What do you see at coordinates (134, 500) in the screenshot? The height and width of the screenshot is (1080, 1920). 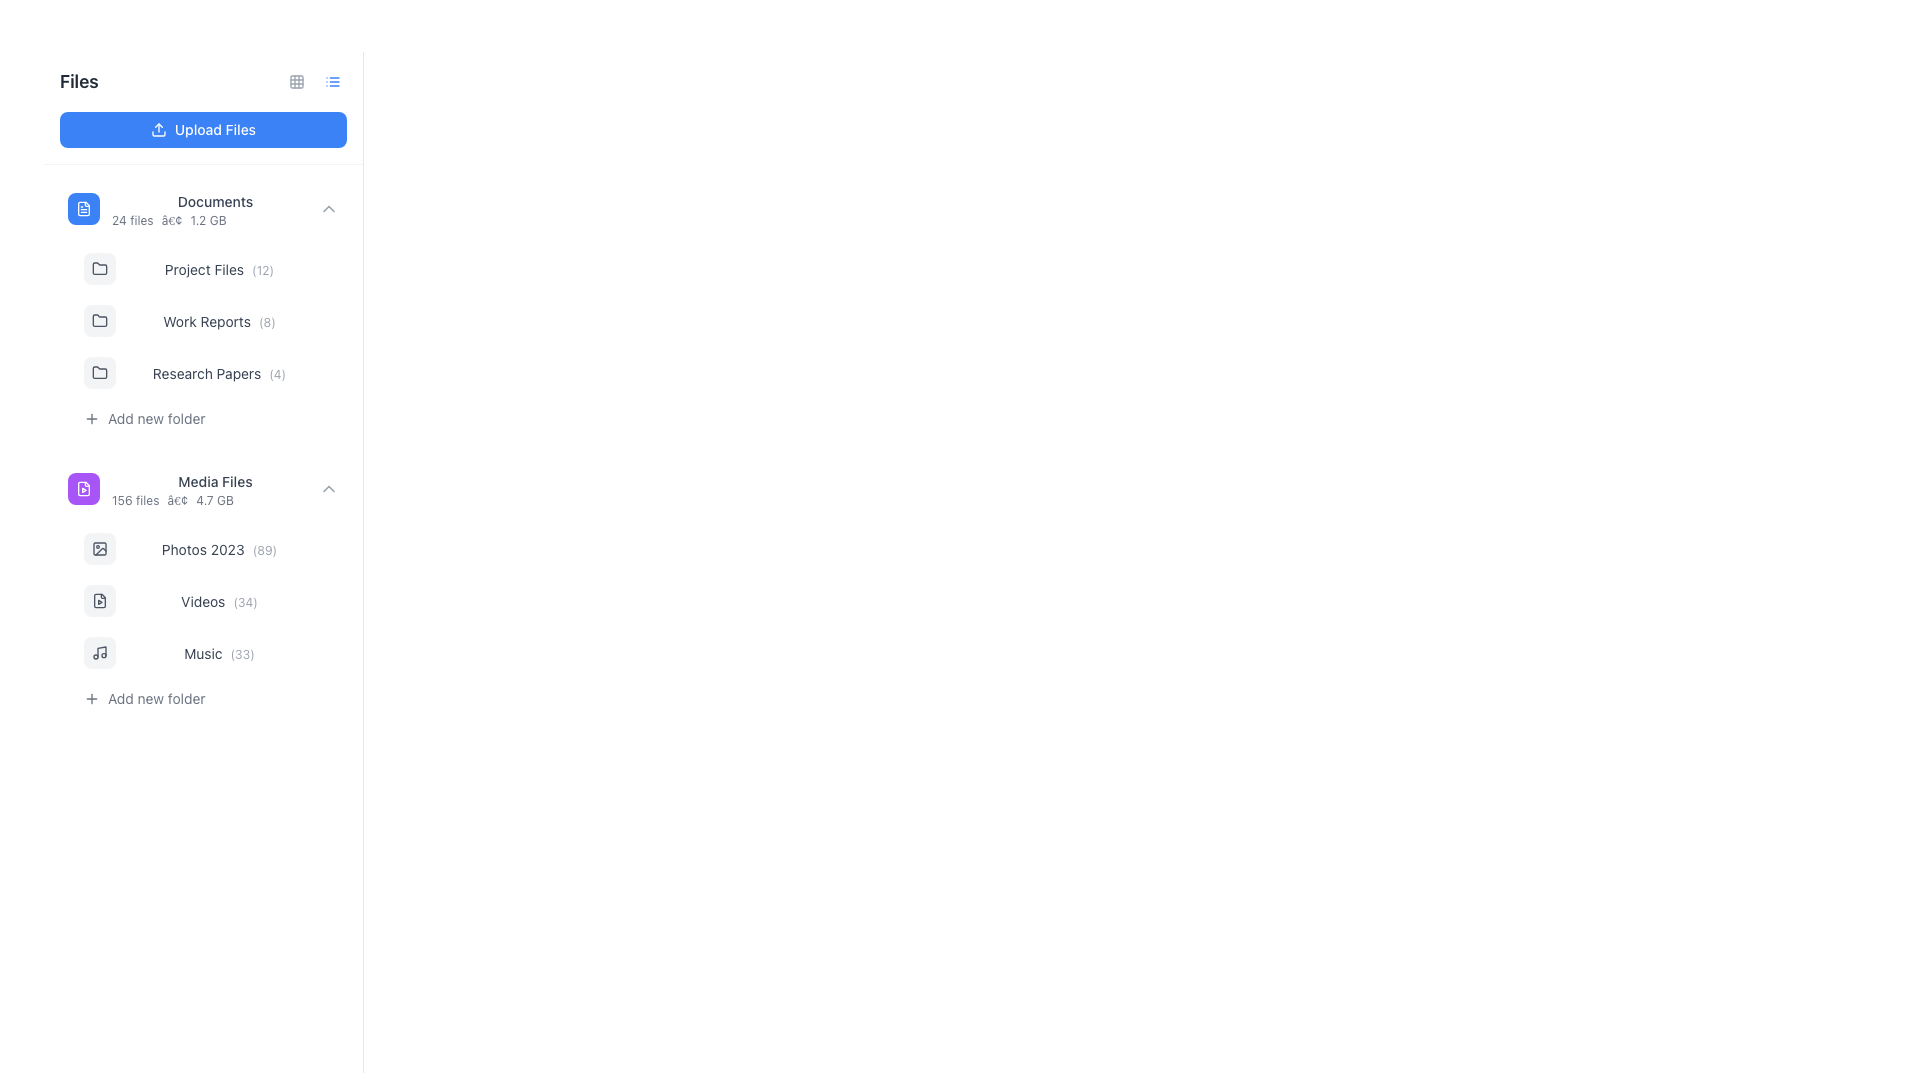 I see `the Text label displaying '156 files', which is located to the left of the separator and below the 'Media Files' folder entry` at bounding box center [134, 500].